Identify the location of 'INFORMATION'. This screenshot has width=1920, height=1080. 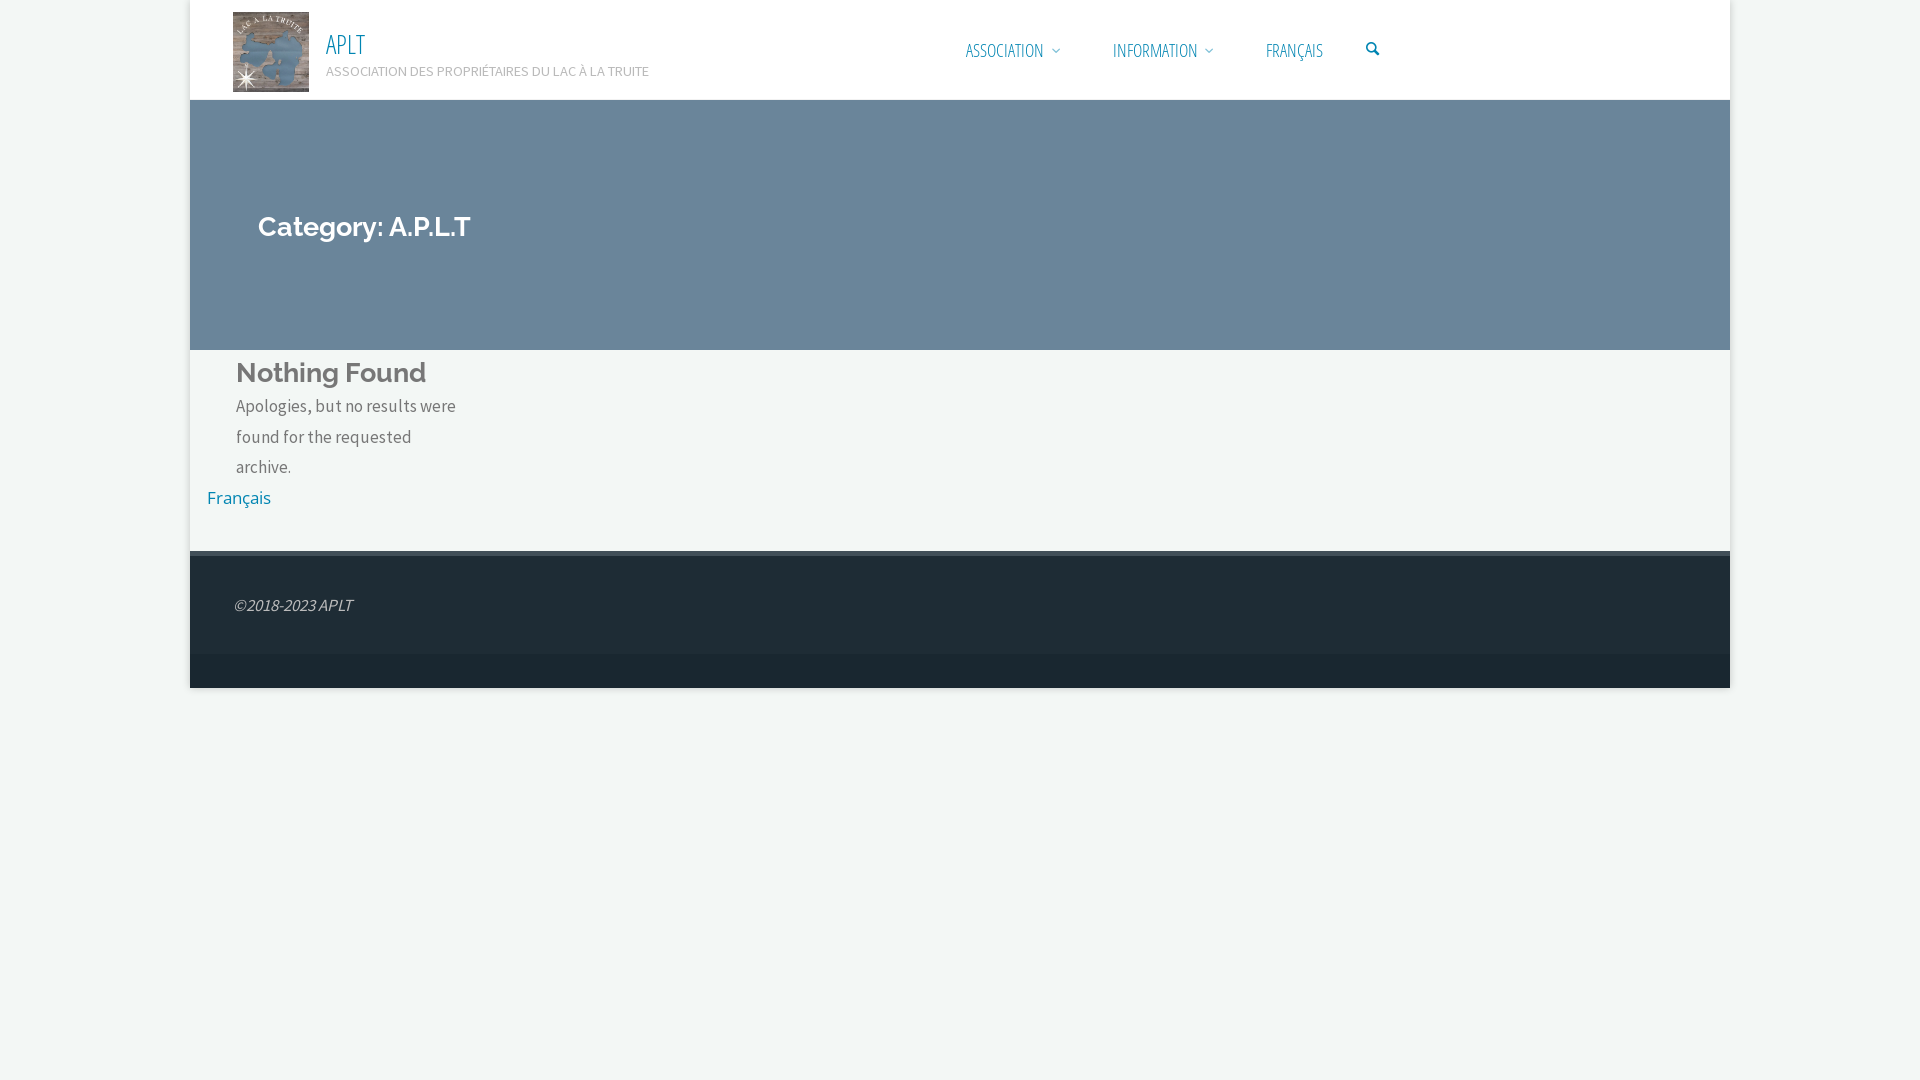
(1155, 49).